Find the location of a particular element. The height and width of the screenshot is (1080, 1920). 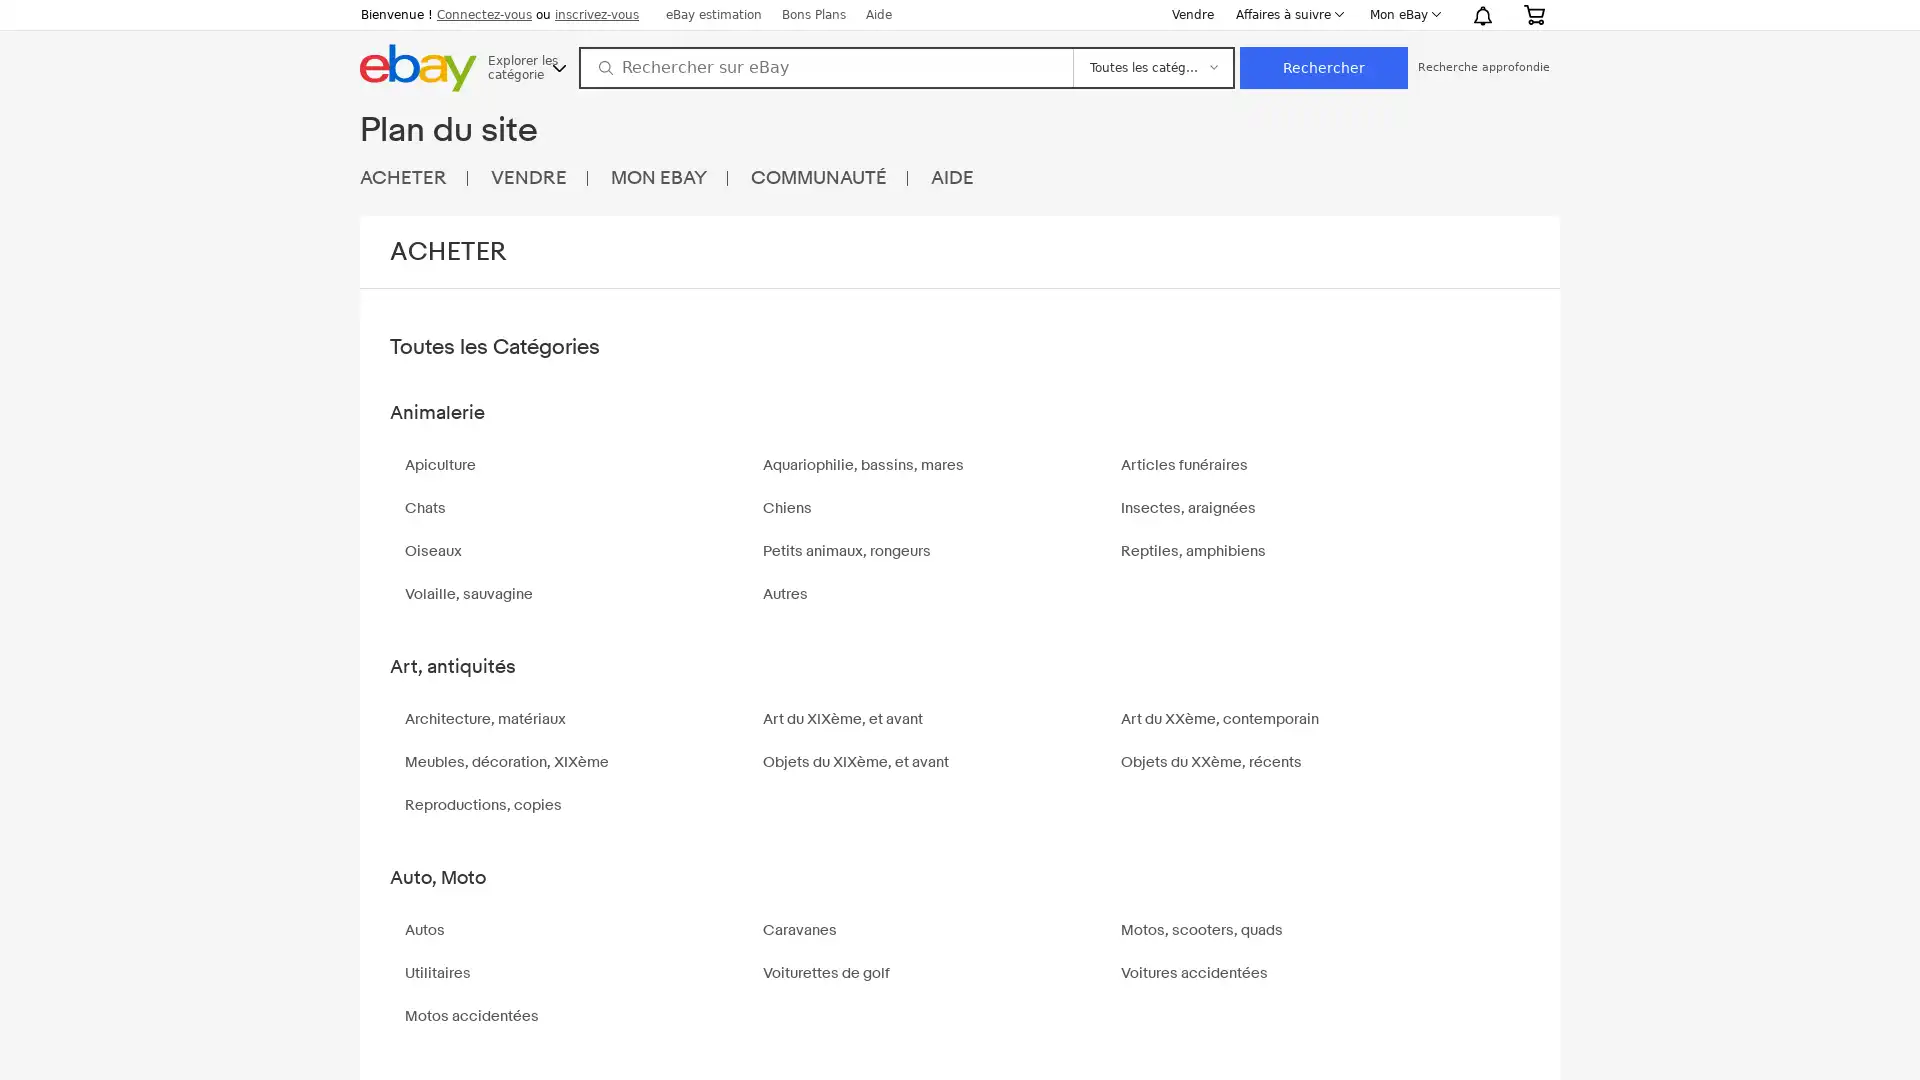

Explorer les categorie is located at coordinates (528, 64).